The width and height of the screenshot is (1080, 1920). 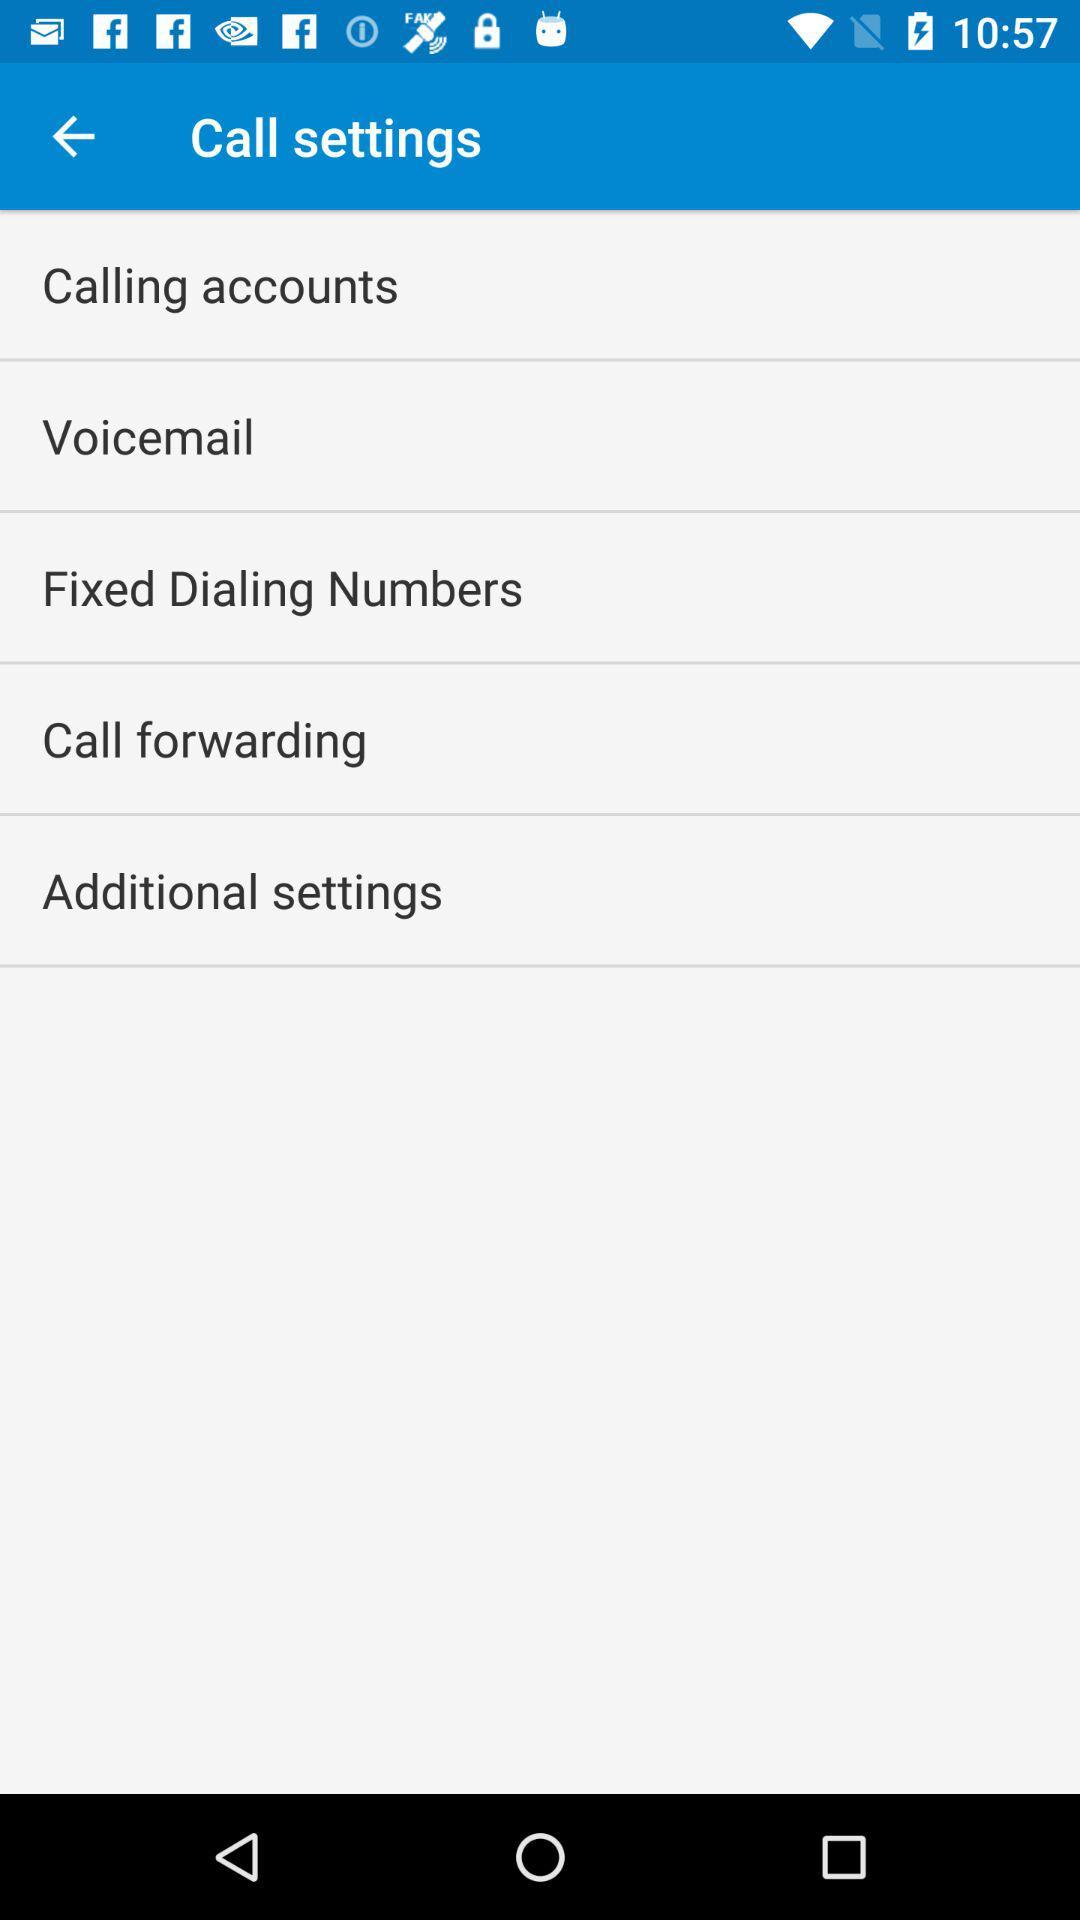 I want to click on item above calling accounts, so click(x=72, y=135).